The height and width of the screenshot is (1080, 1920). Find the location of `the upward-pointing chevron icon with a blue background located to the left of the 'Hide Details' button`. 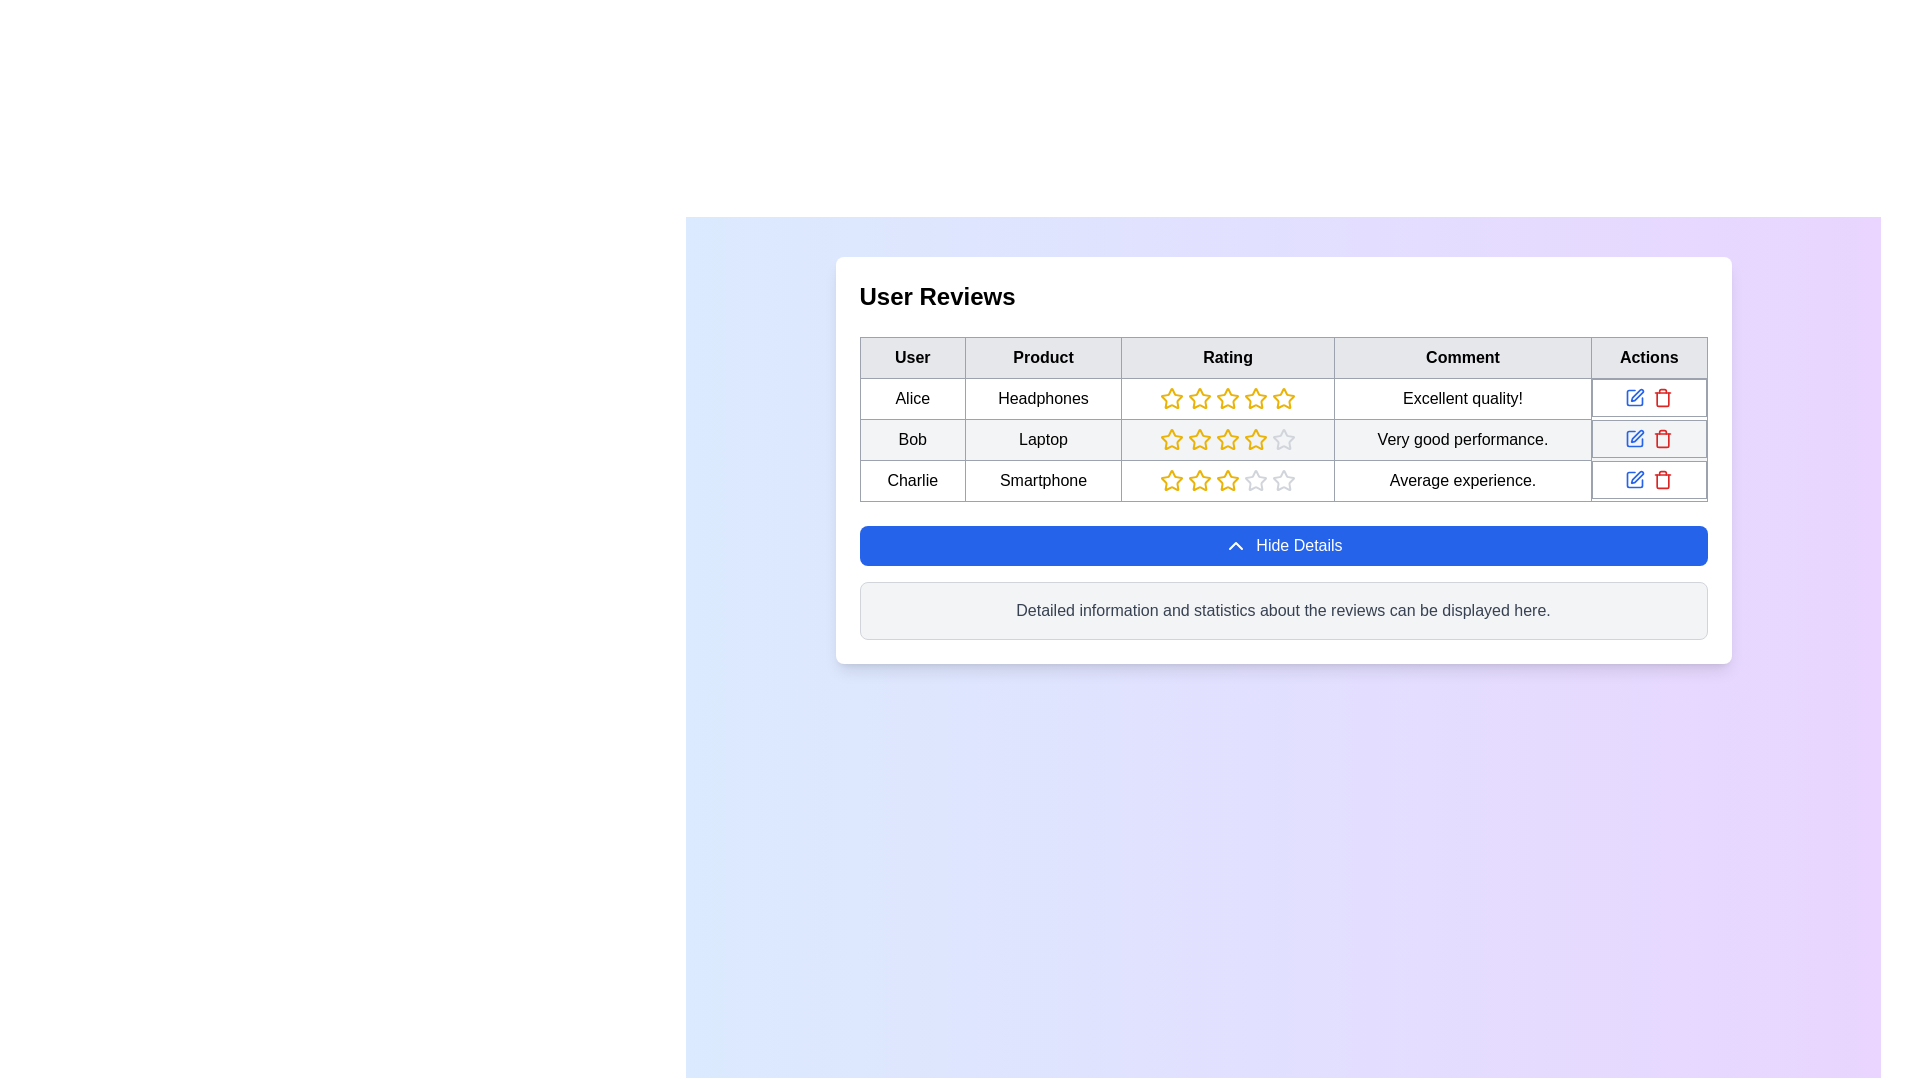

the upward-pointing chevron icon with a blue background located to the left of the 'Hide Details' button is located at coordinates (1235, 546).